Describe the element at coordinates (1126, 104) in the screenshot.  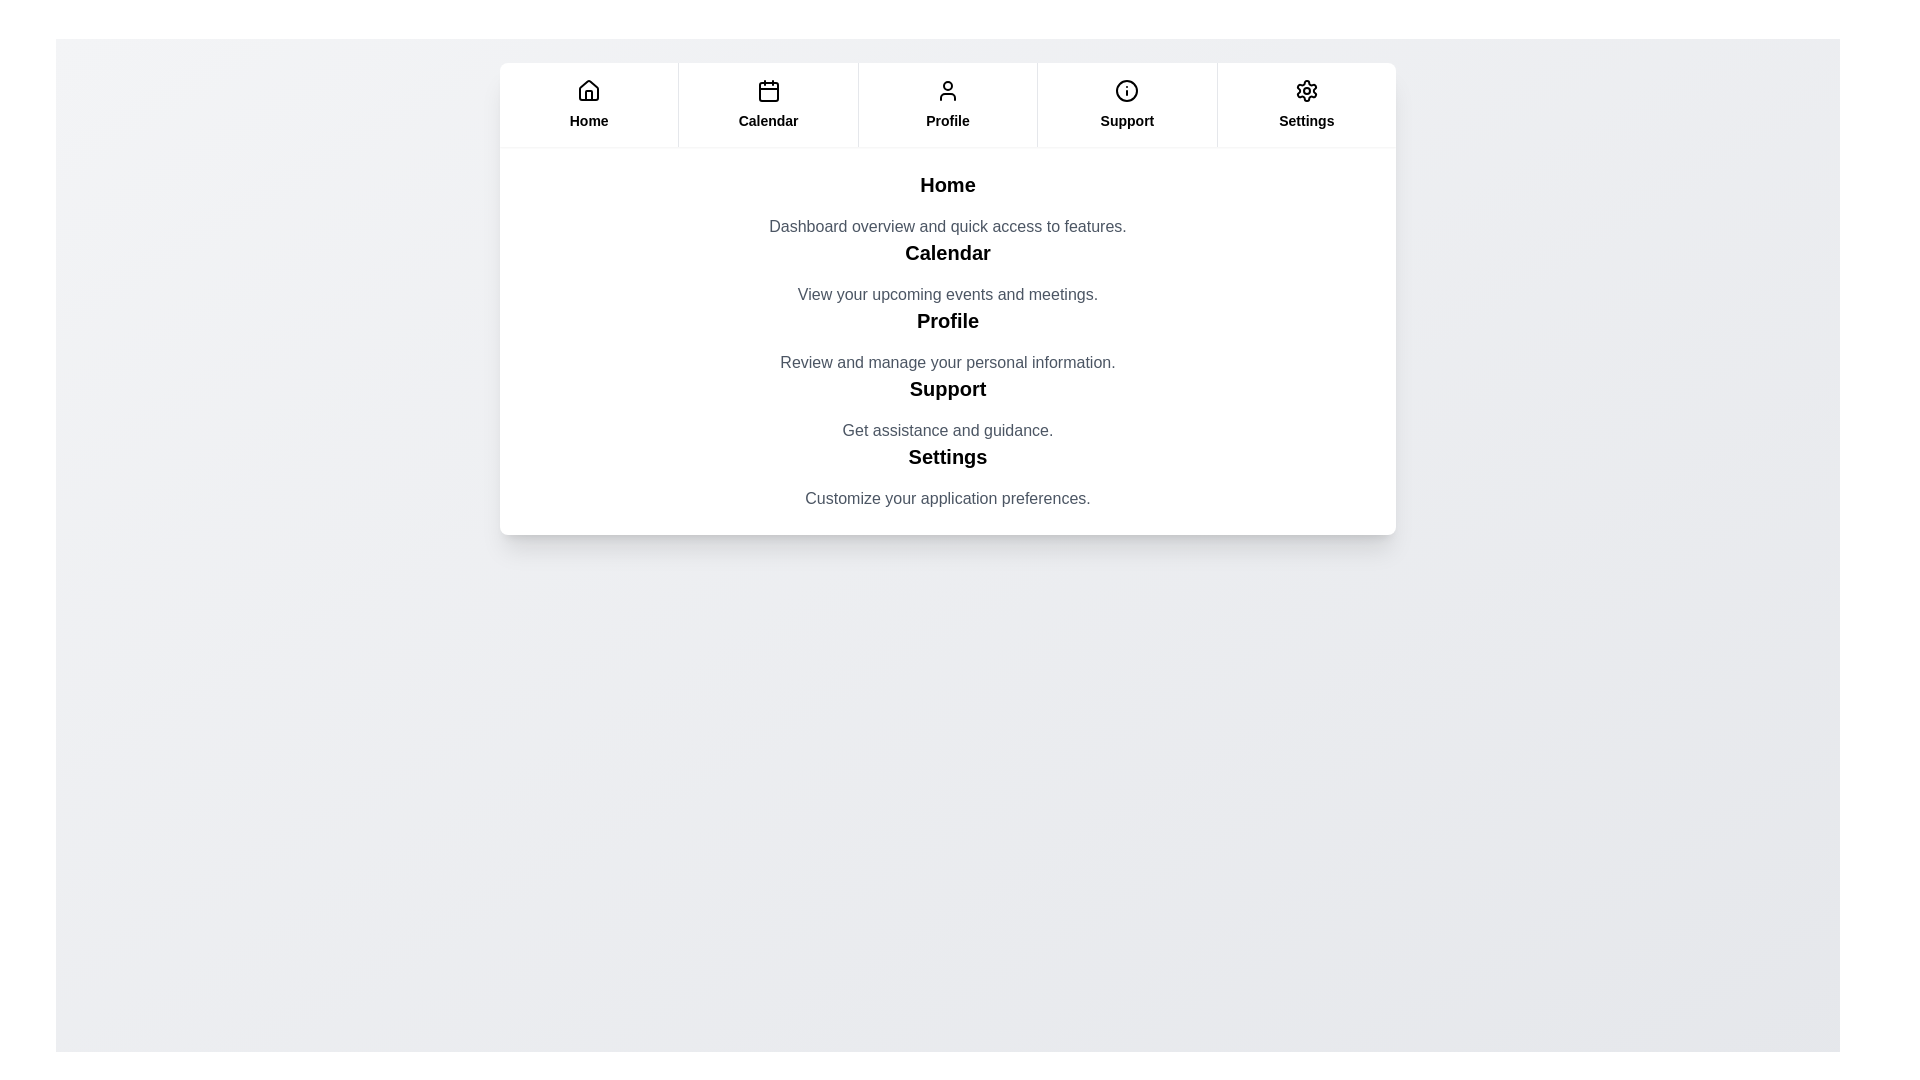
I see `the 'Support' button, which is a rectangular button with an information icon and the text 'Support' in bold, located in the horizontal navigation bar as the fourth item from the left` at that location.